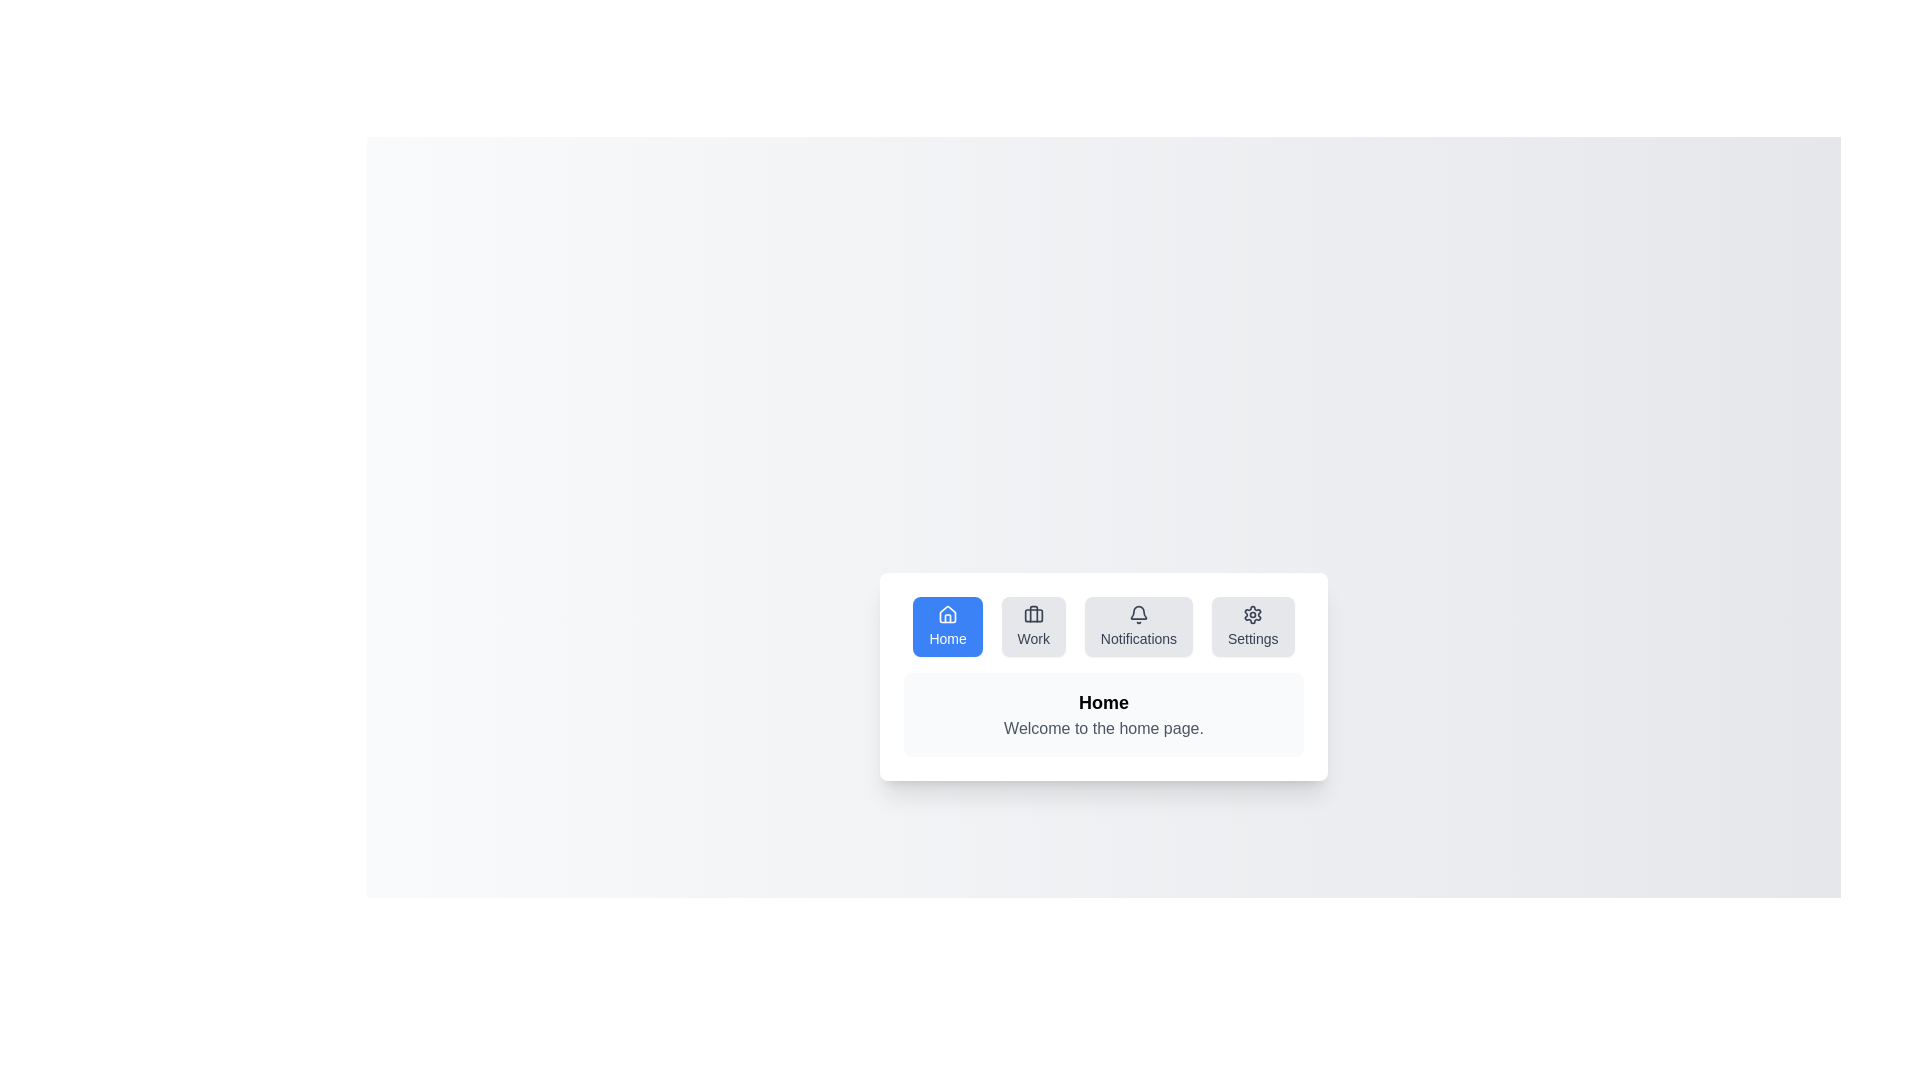 The image size is (1920, 1080). What do you see at coordinates (1138, 613) in the screenshot?
I see `the black outline bell icon, which serves as the notifications indicator located within the 'Notifications' button, the third option in the row of buttons between 'Work' and 'Settings'` at bounding box center [1138, 613].